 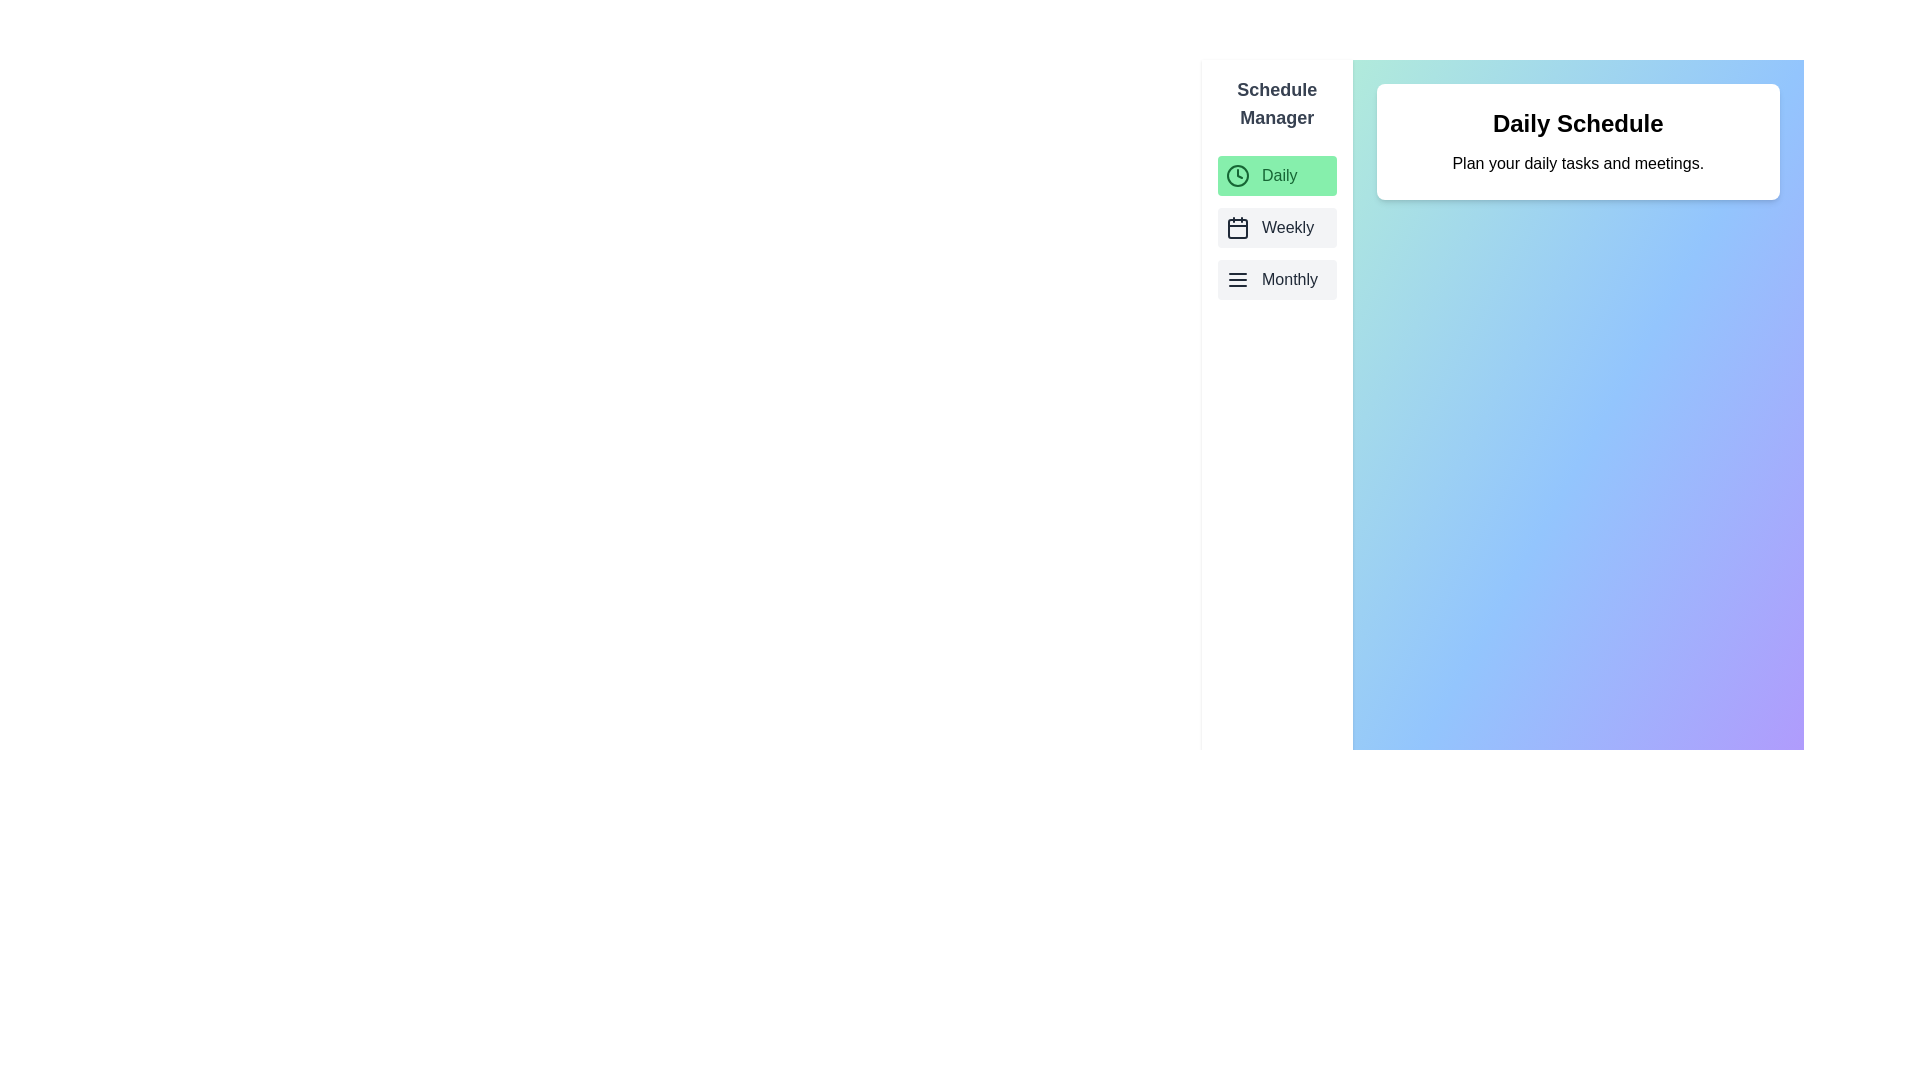 What do you see at coordinates (1275, 226) in the screenshot?
I see `the schedule Weekly from the list` at bounding box center [1275, 226].